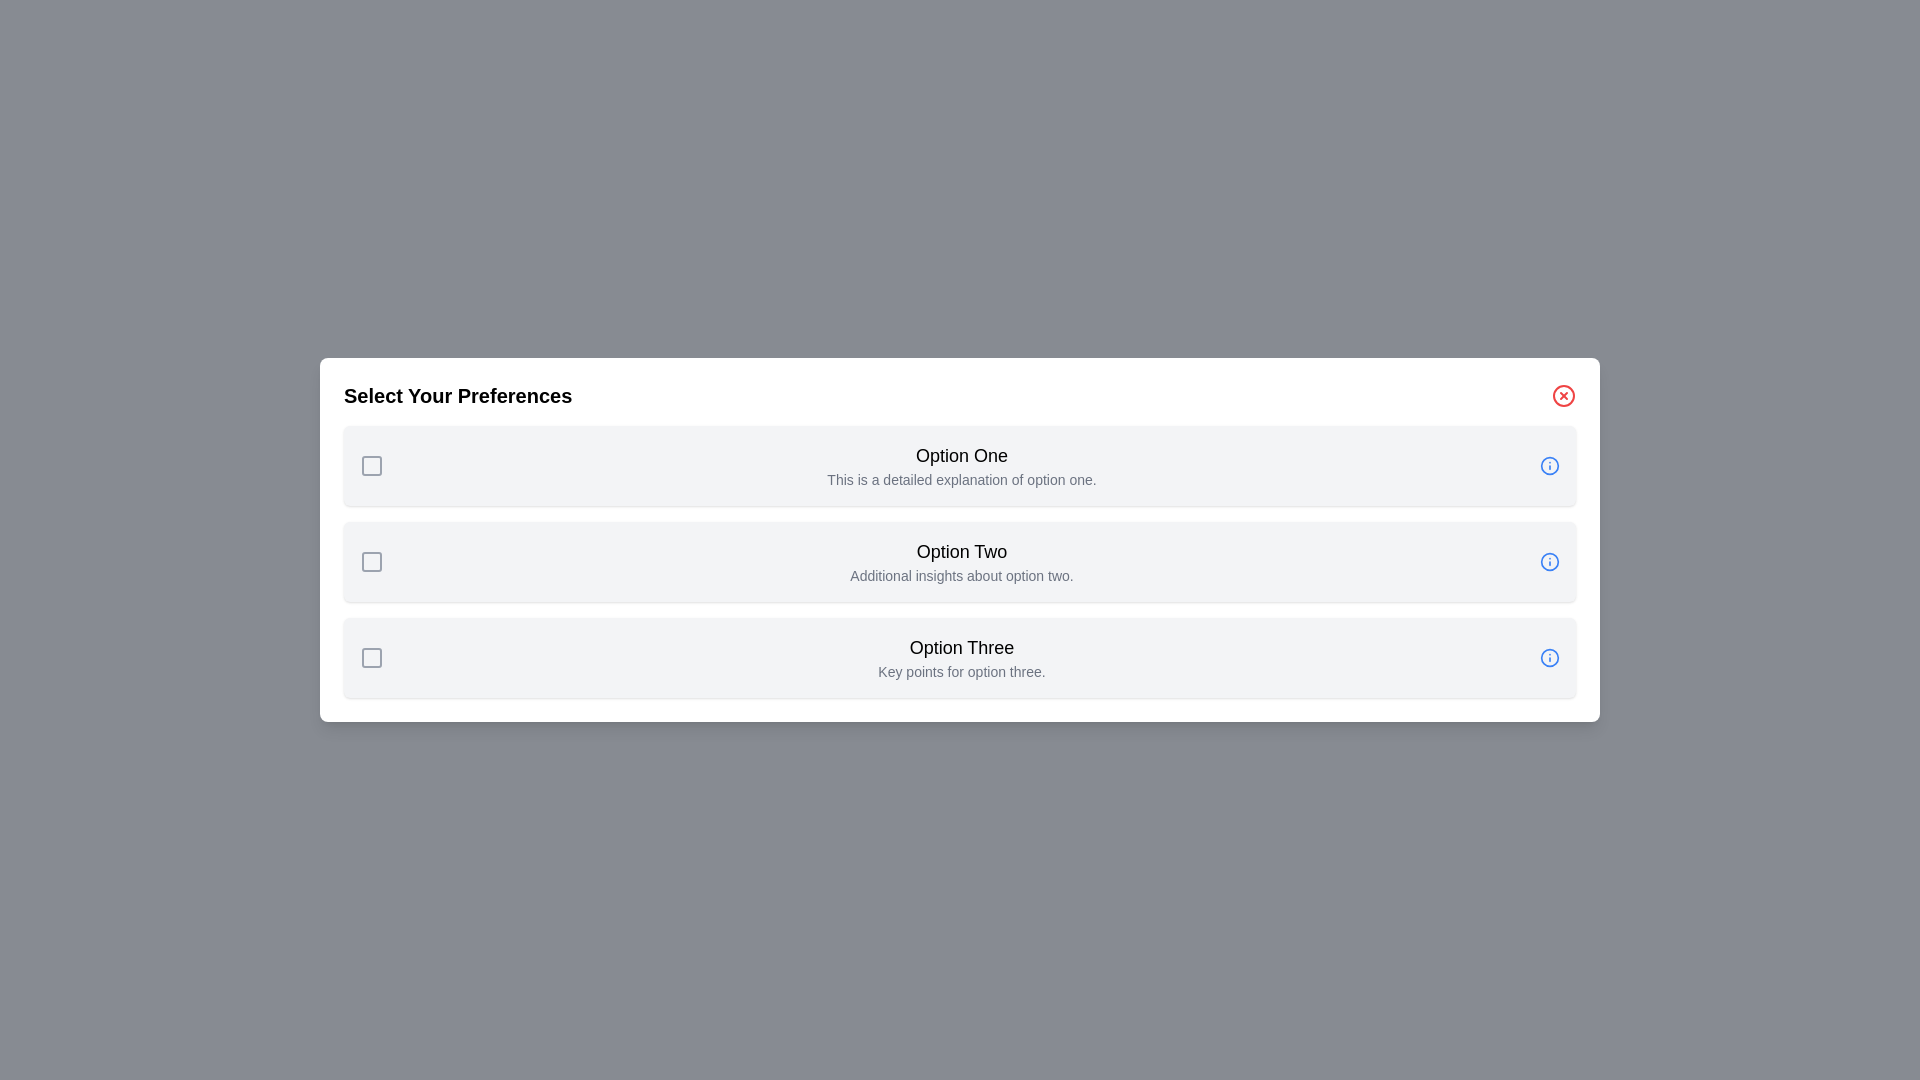 Image resolution: width=1920 pixels, height=1080 pixels. What do you see at coordinates (372, 562) in the screenshot?
I see `the Checkbox Icon for 'Option Two'` at bounding box center [372, 562].